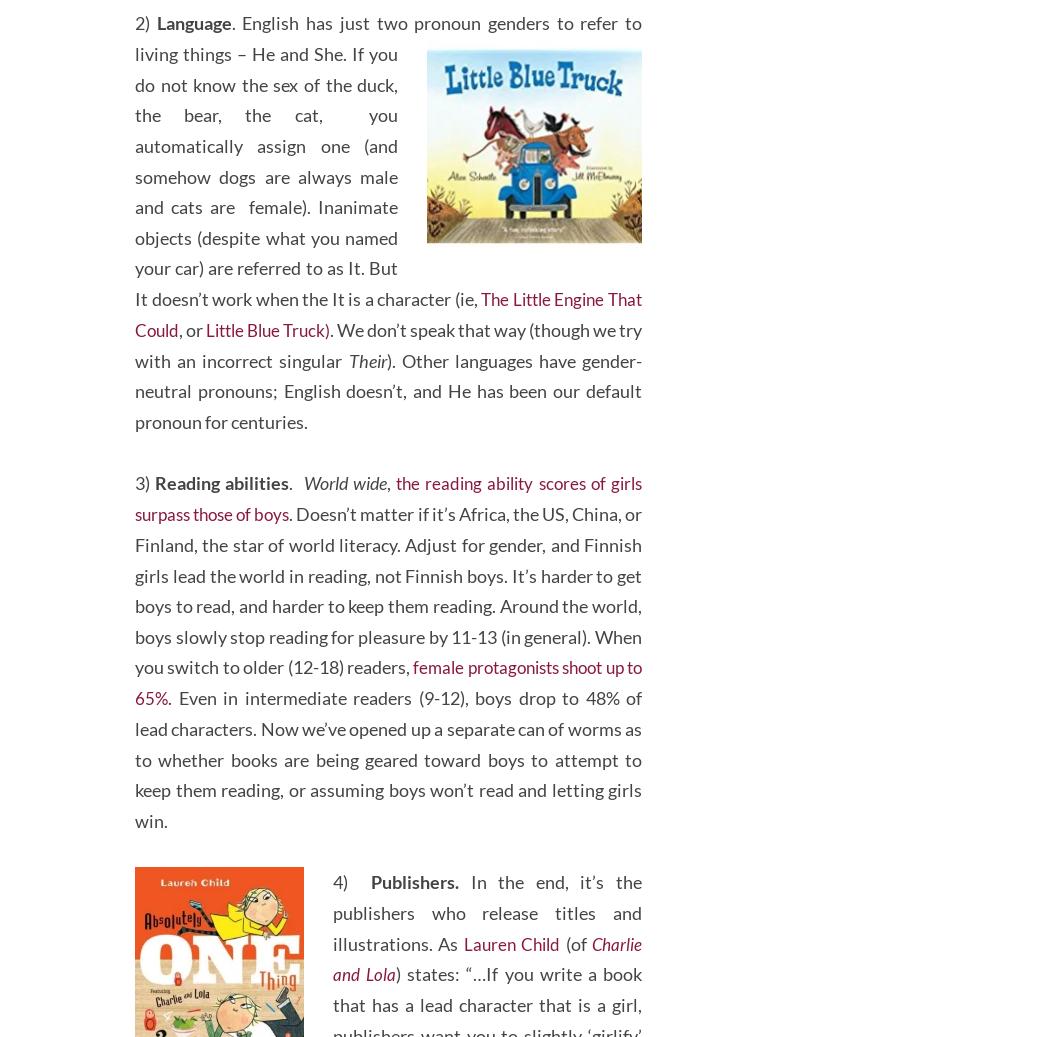 The image size is (1050, 1037). What do you see at coordinates (142, 539) in the screenshot?
I see `'3)'` at bounding box center [142, 539].